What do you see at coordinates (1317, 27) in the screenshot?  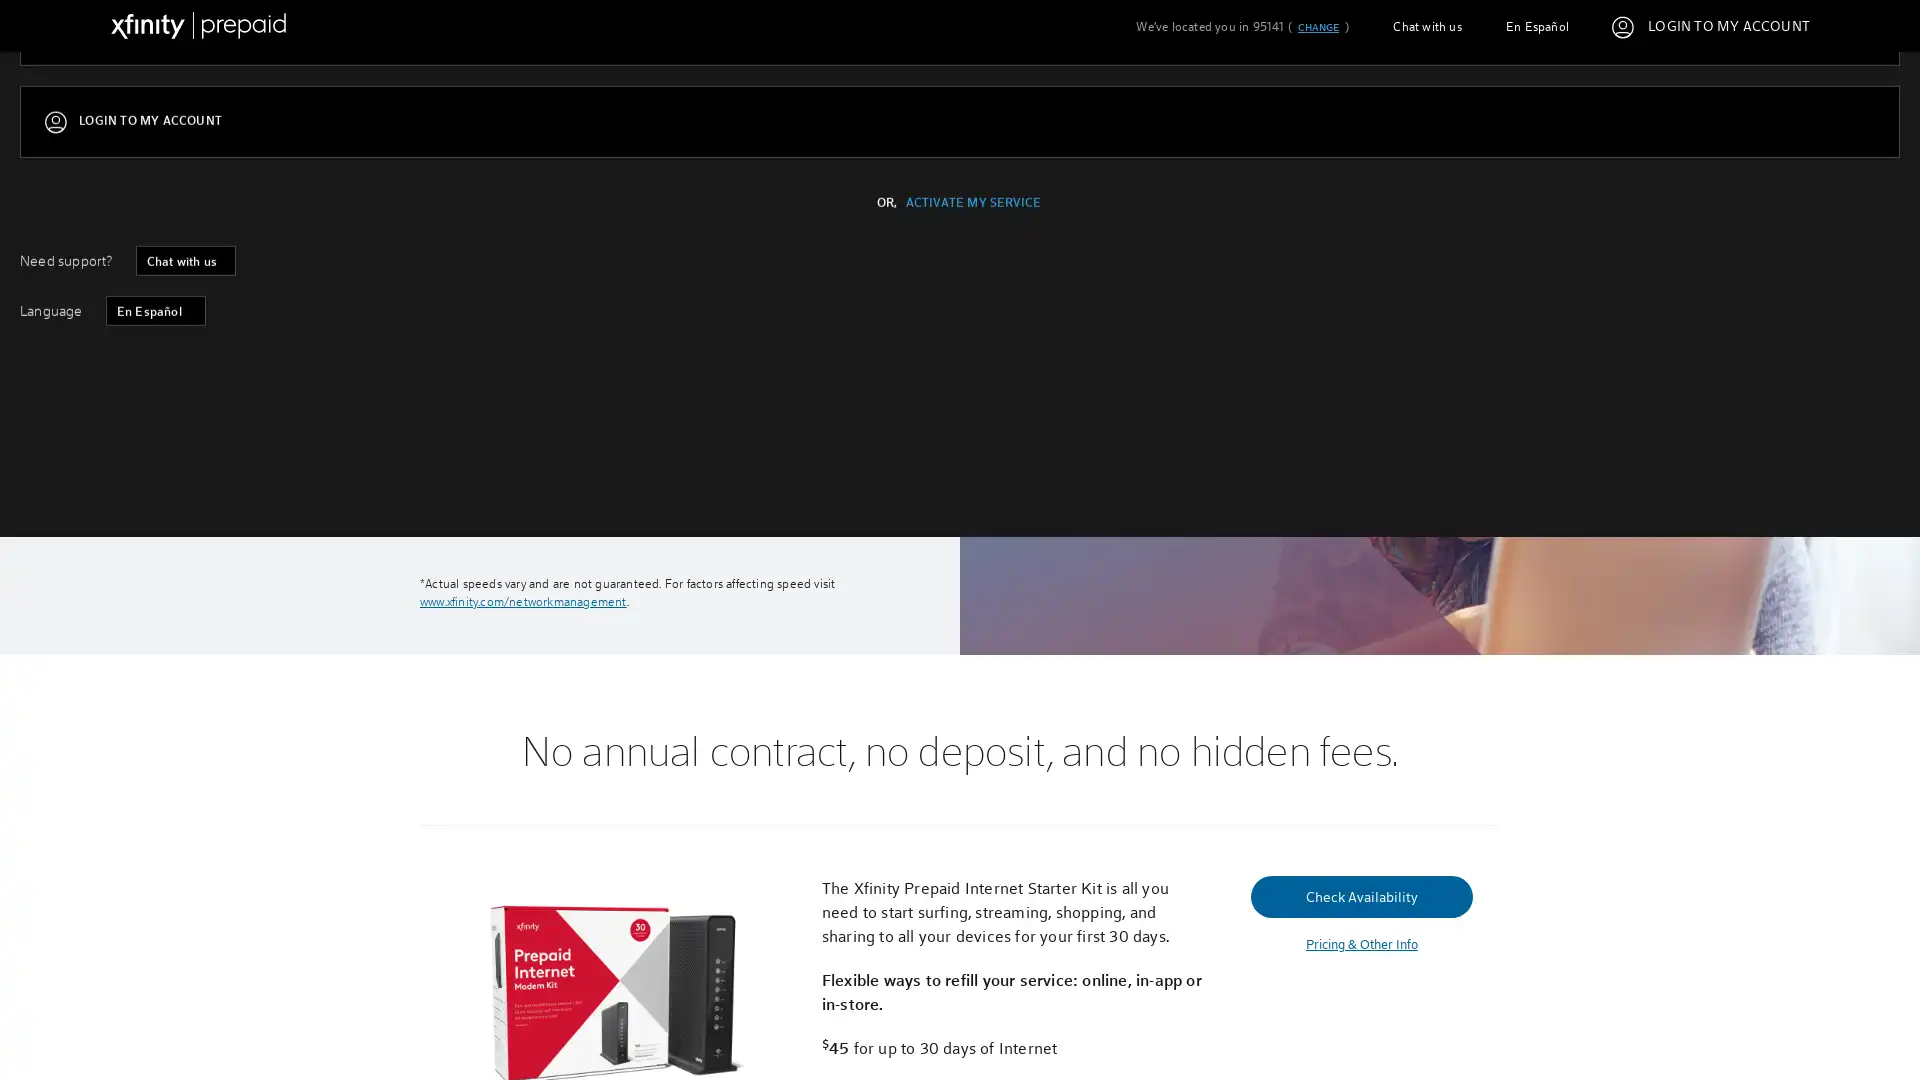 I see `CHANGE` at bounding box center [1317, 27].